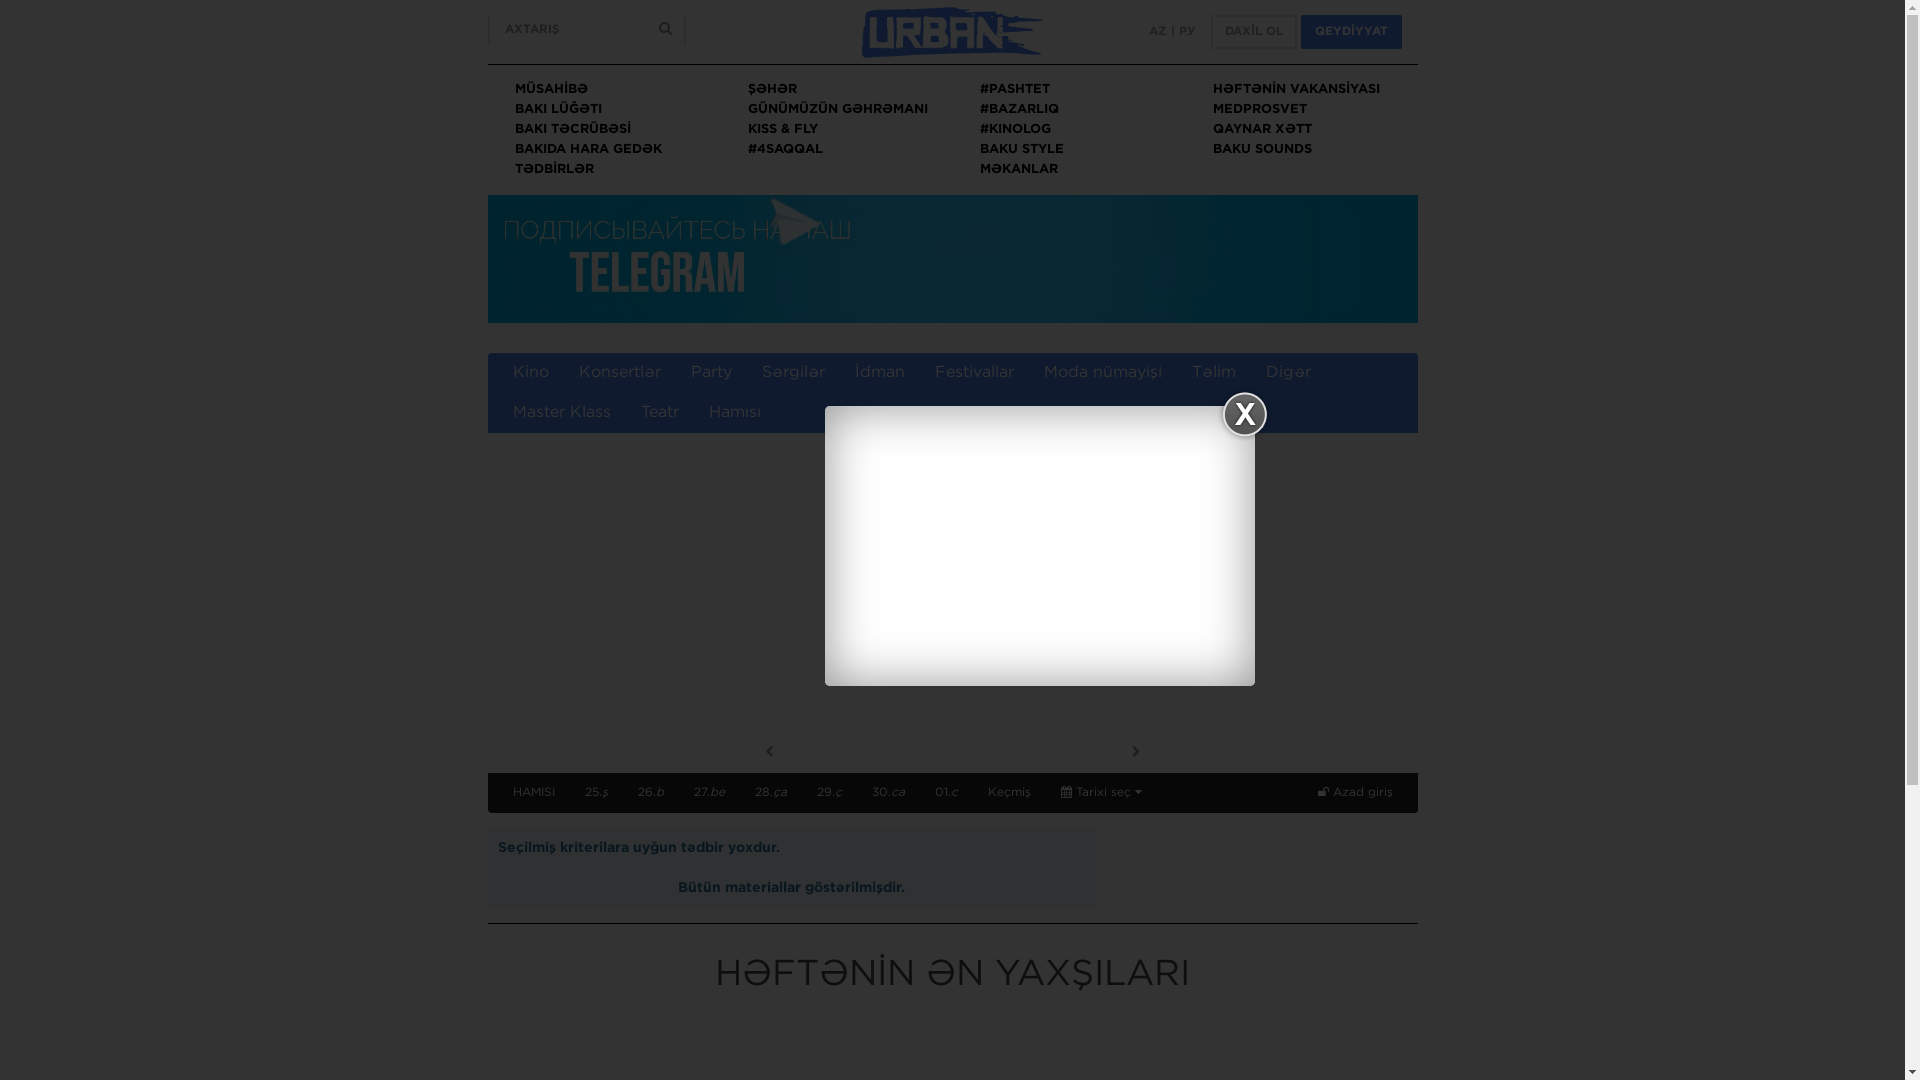 Image resolution: width=1920 pixels, height=1080 pixels. Describe the element at coordinates (660, 411) in the screenshot. I see `'Teatr'` at that location.